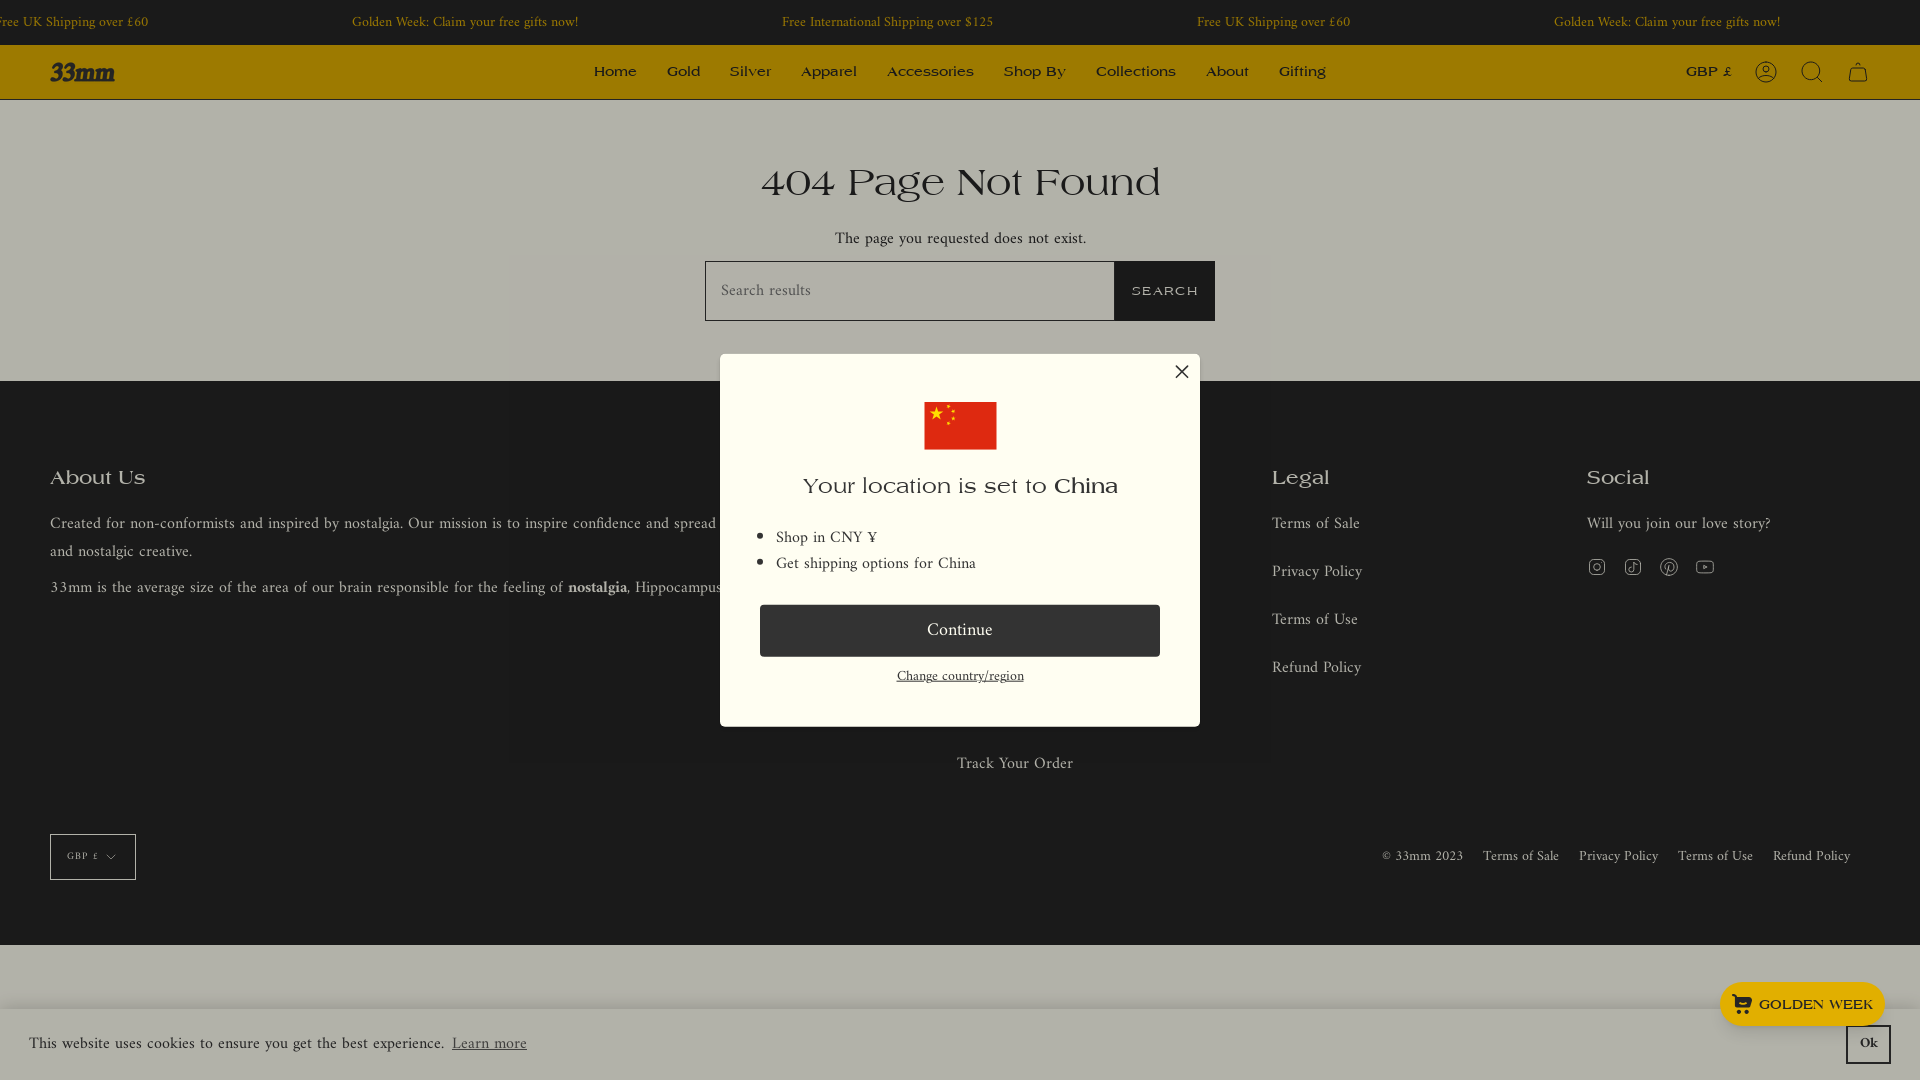  I want to click on 'TikTok', so click(1632, 567).